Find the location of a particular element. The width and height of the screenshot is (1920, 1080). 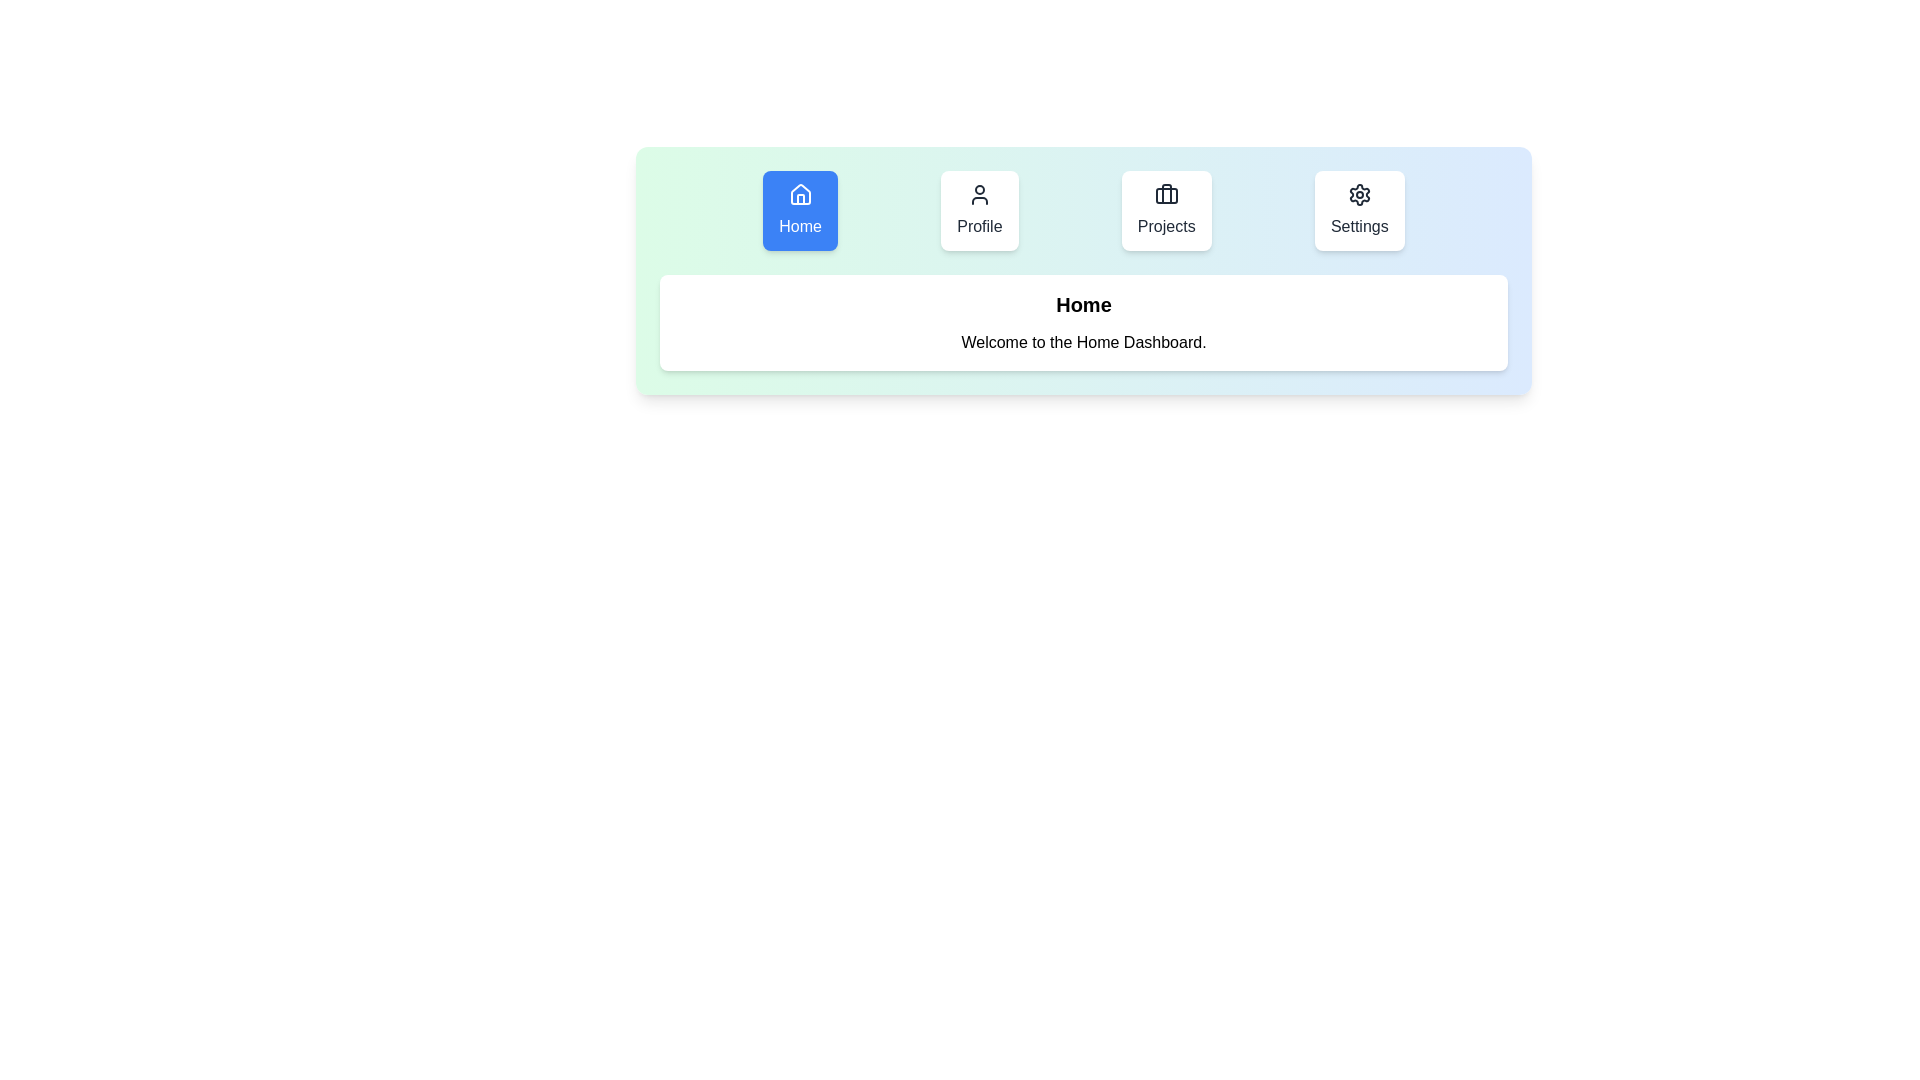

the Projects tab to observe its hover effect is located at coordinates (1166, 211).